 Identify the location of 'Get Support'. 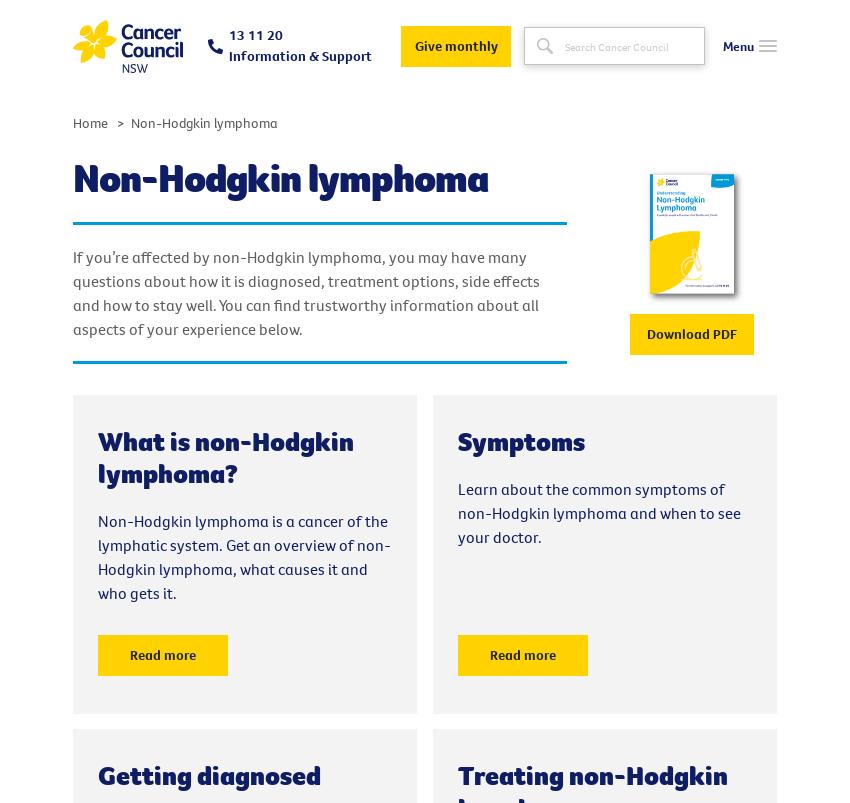
(110, 151).